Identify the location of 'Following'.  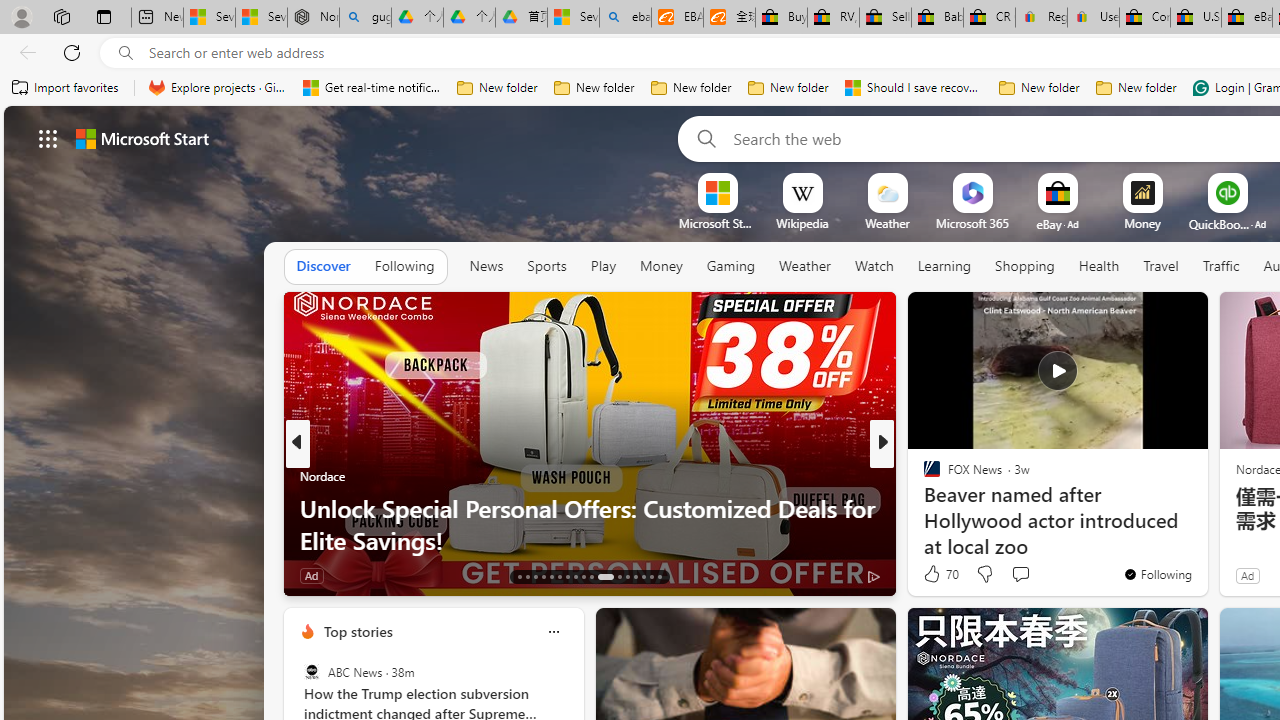
(403, 266).